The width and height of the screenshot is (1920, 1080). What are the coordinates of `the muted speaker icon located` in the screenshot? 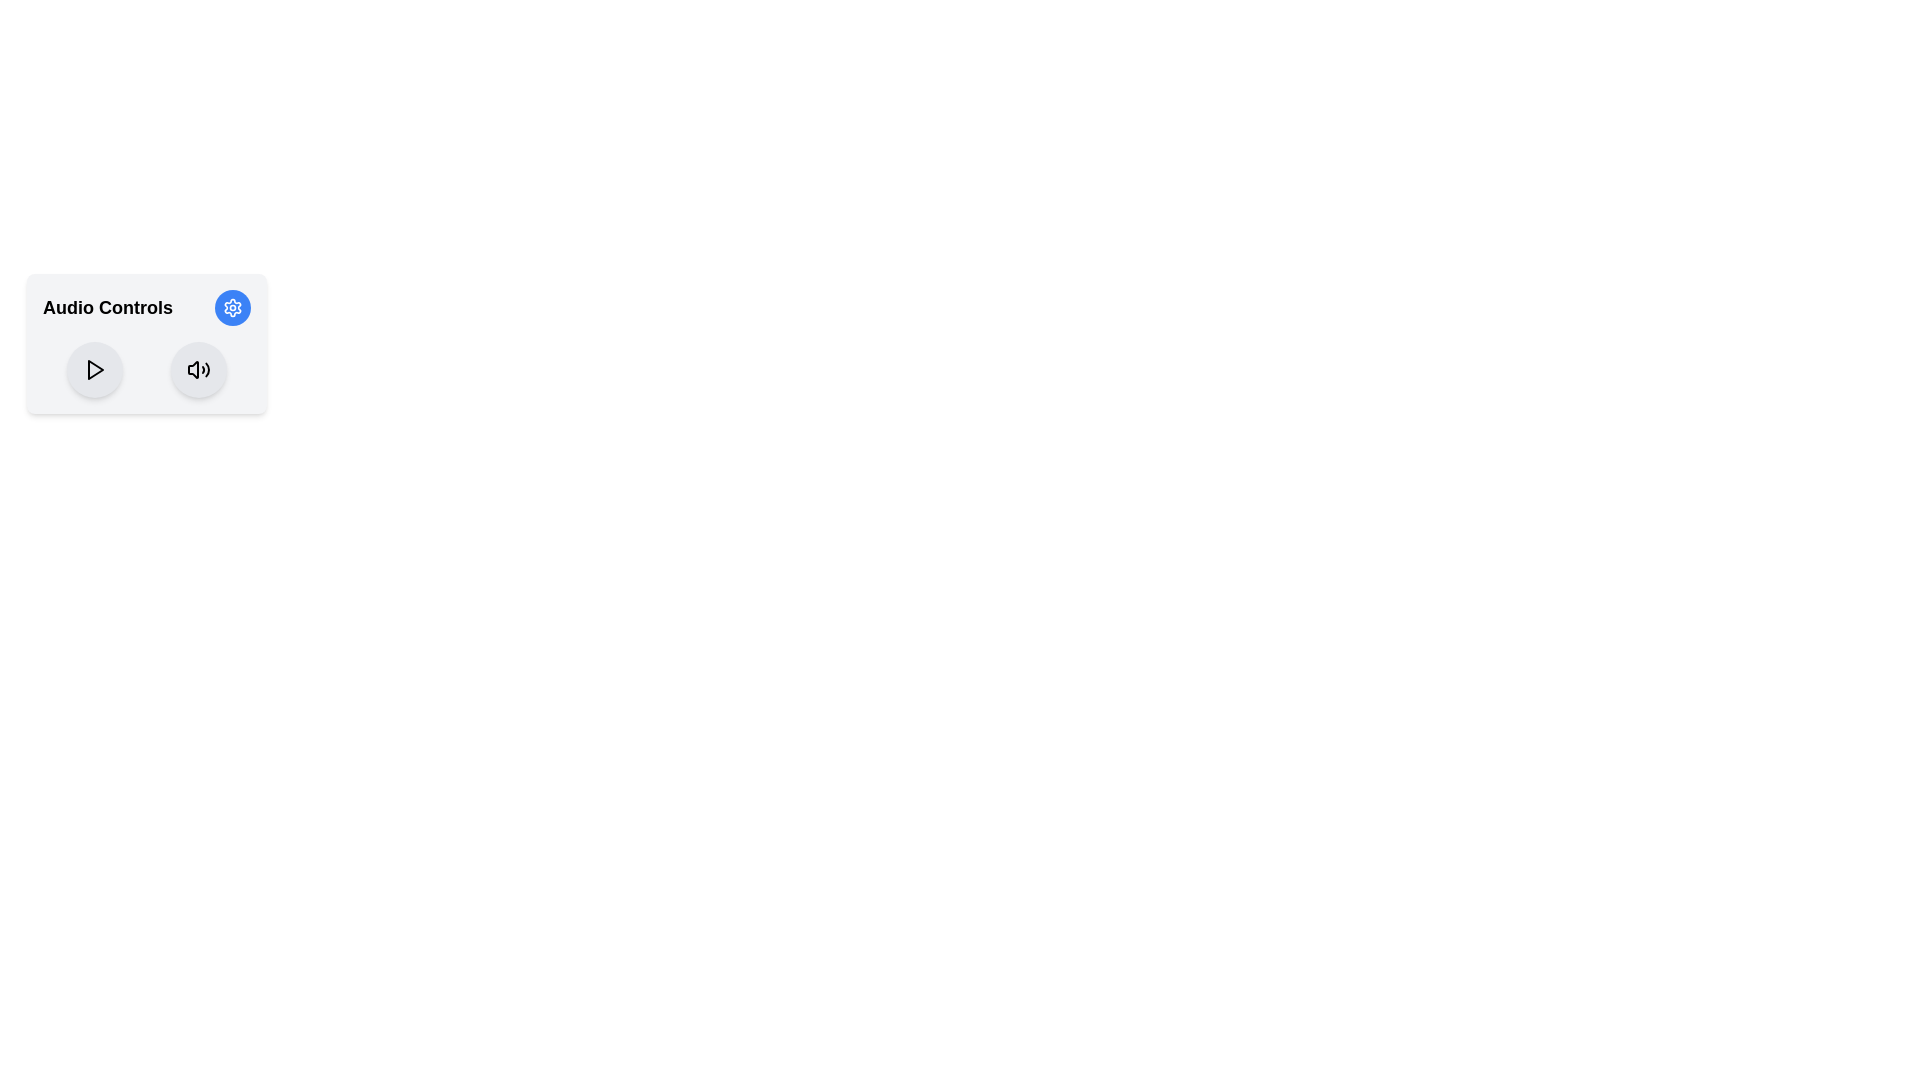 It's located at (193, 370).